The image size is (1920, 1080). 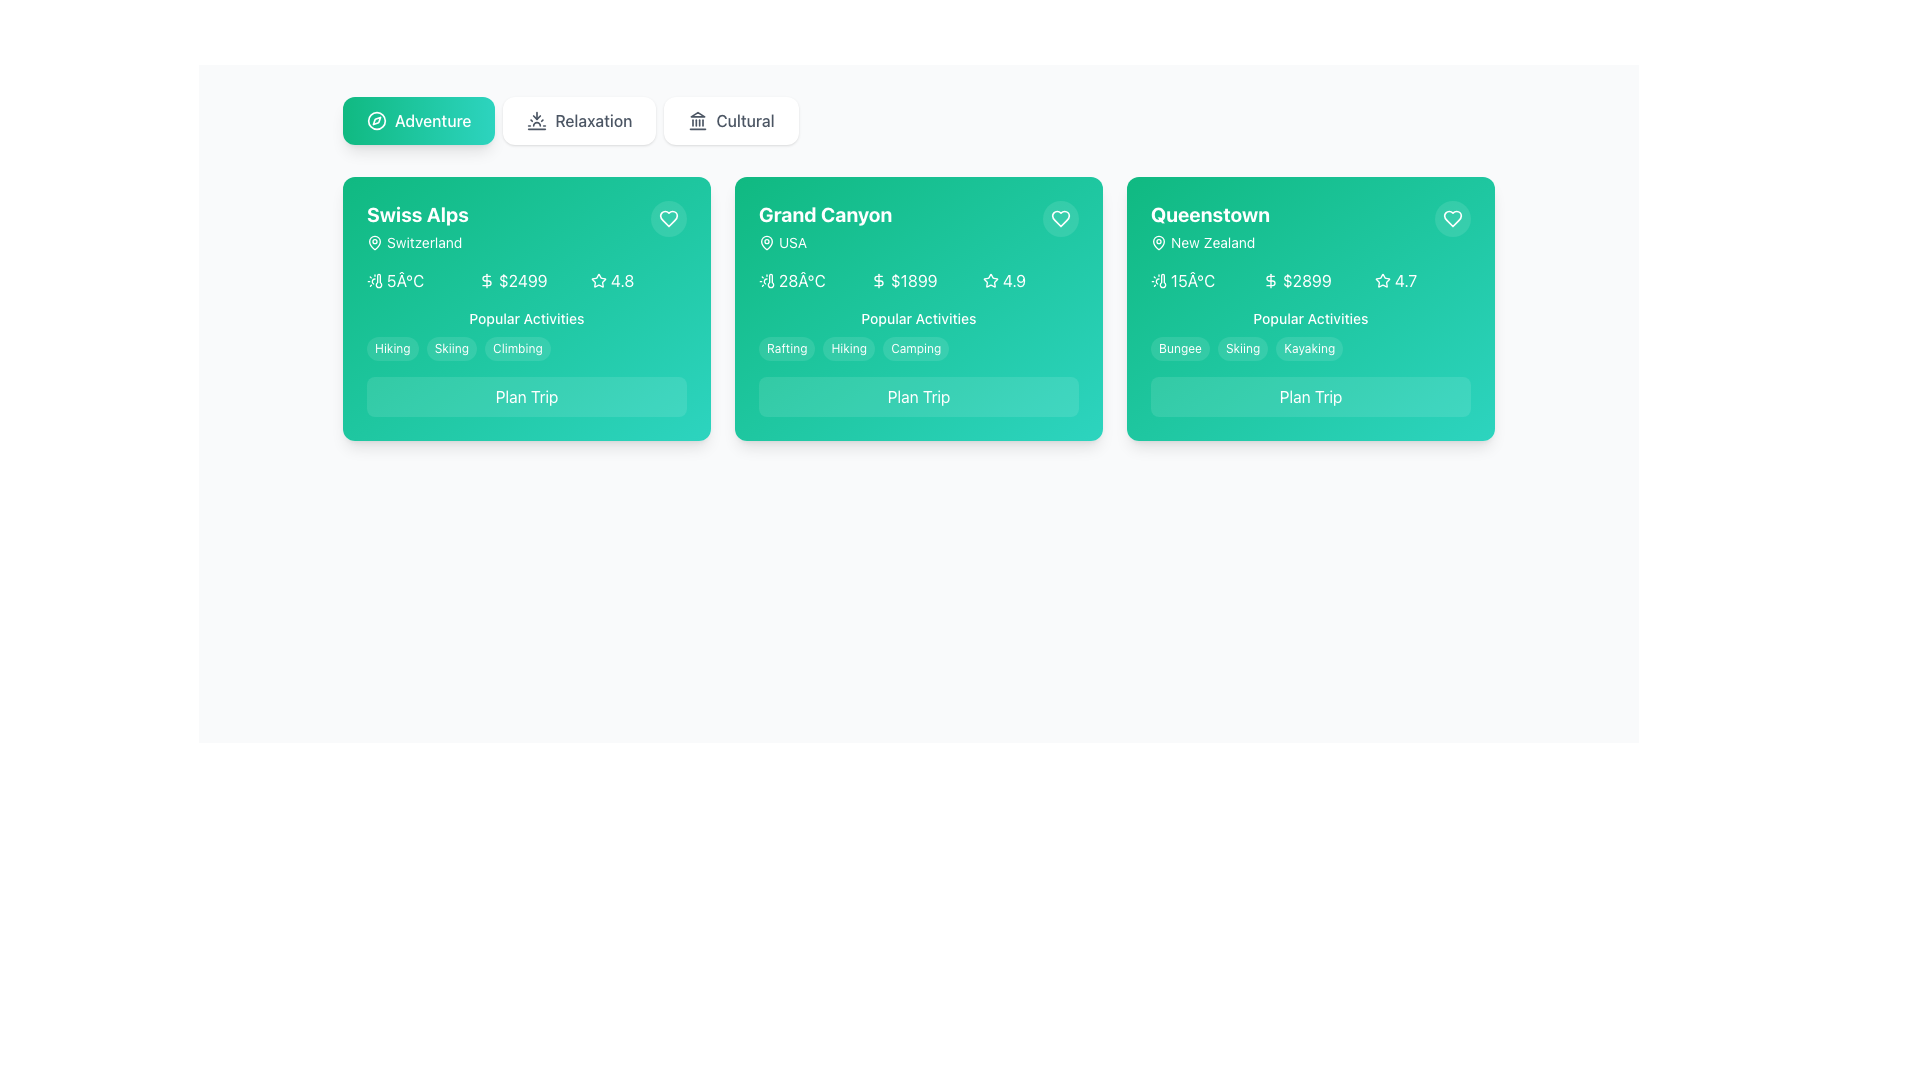 I want to click on the Informational block displaying temperature, price, and rating within the 'Grand Canyon' card, so click(x=917, y=281).